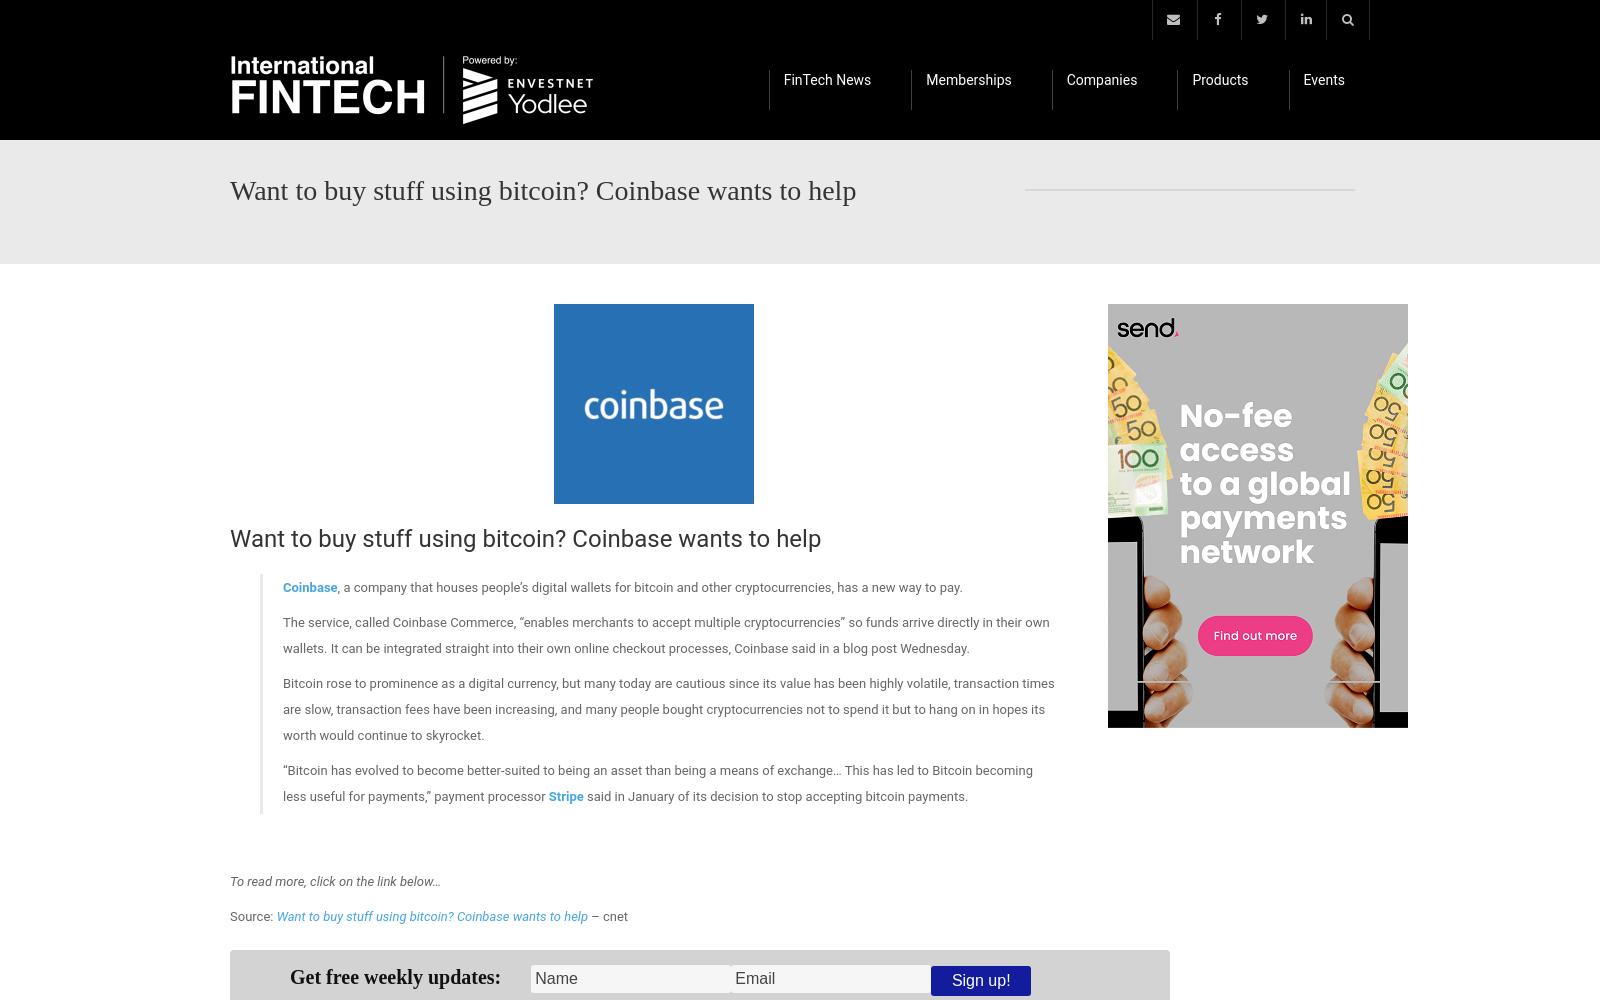  I want to click on 'said in January of its decision to stop accepting bitcoin payments.', so click(775, 796).